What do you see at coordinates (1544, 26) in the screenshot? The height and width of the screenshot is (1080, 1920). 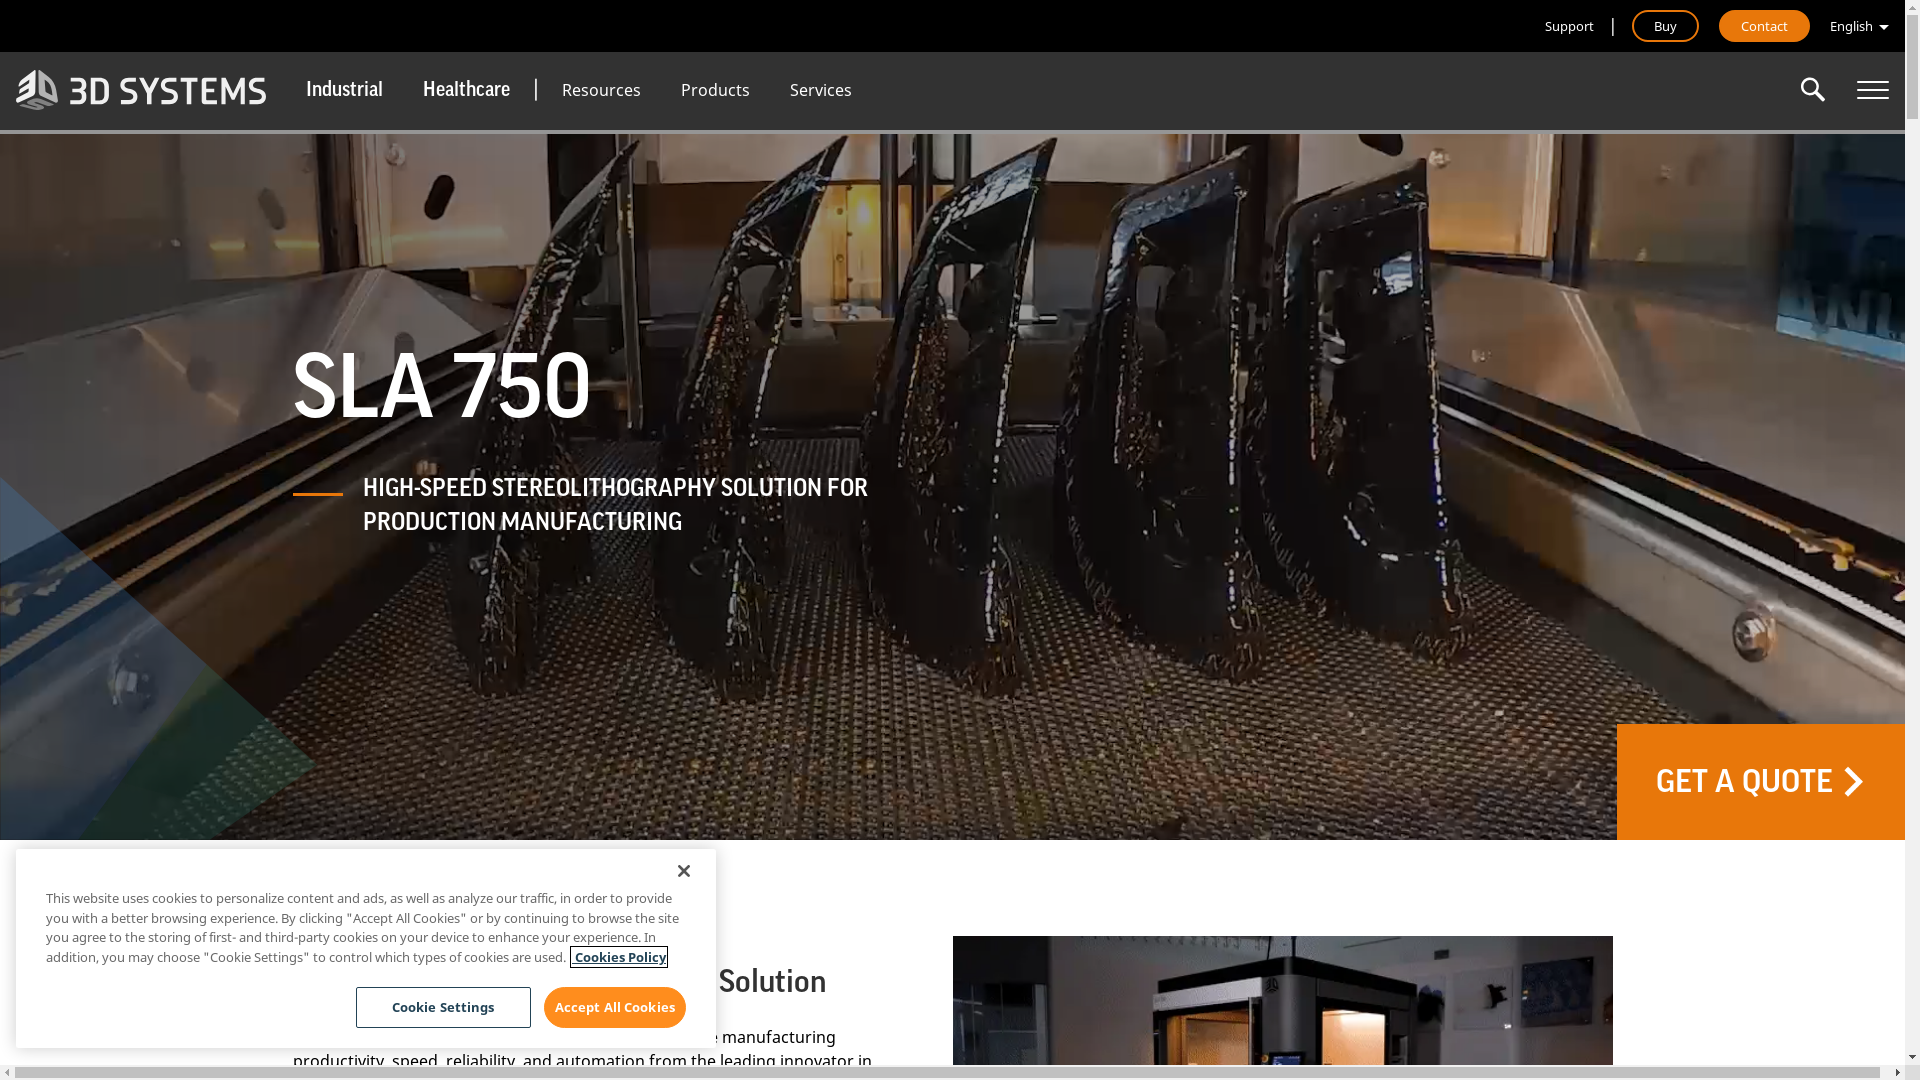 I see `'Support'` at bounding box center [1544, 26].